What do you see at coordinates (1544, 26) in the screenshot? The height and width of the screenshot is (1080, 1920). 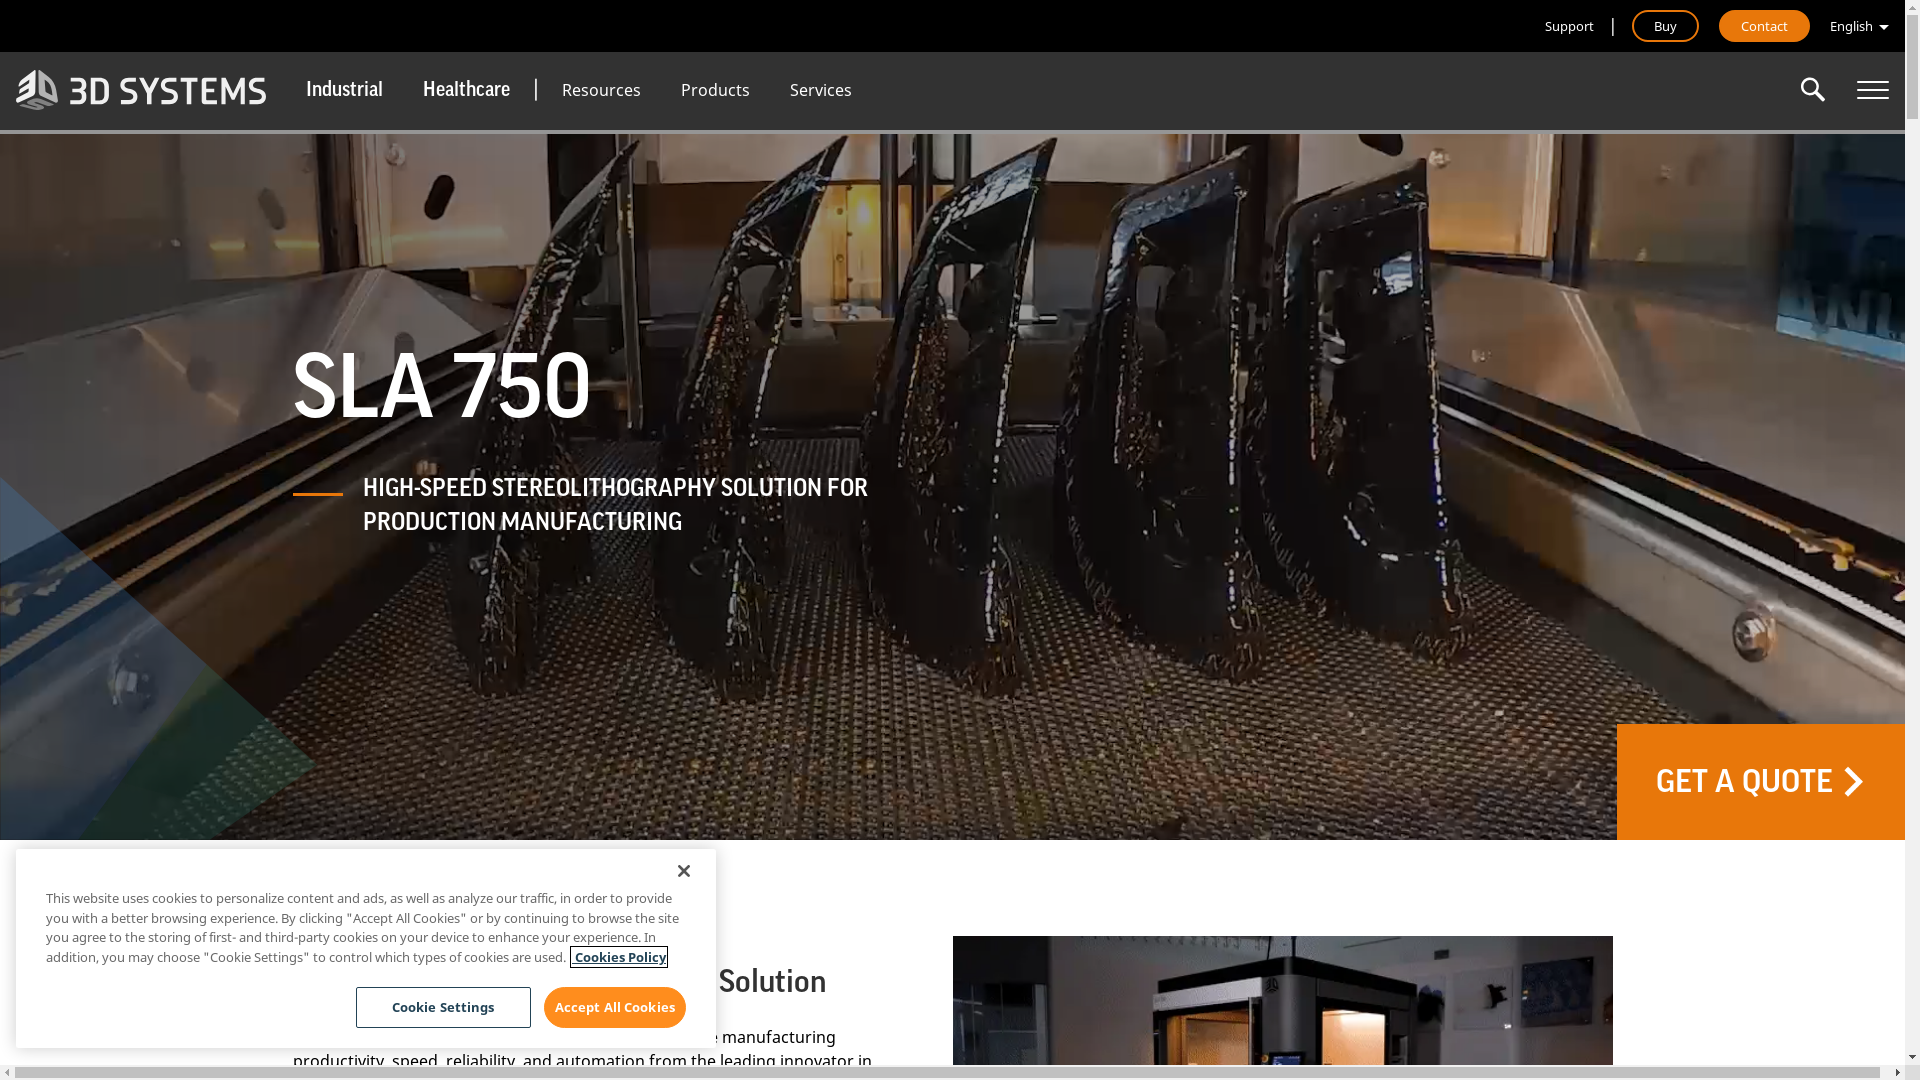 I see `'Support'` at bounding box center [1544, 26].